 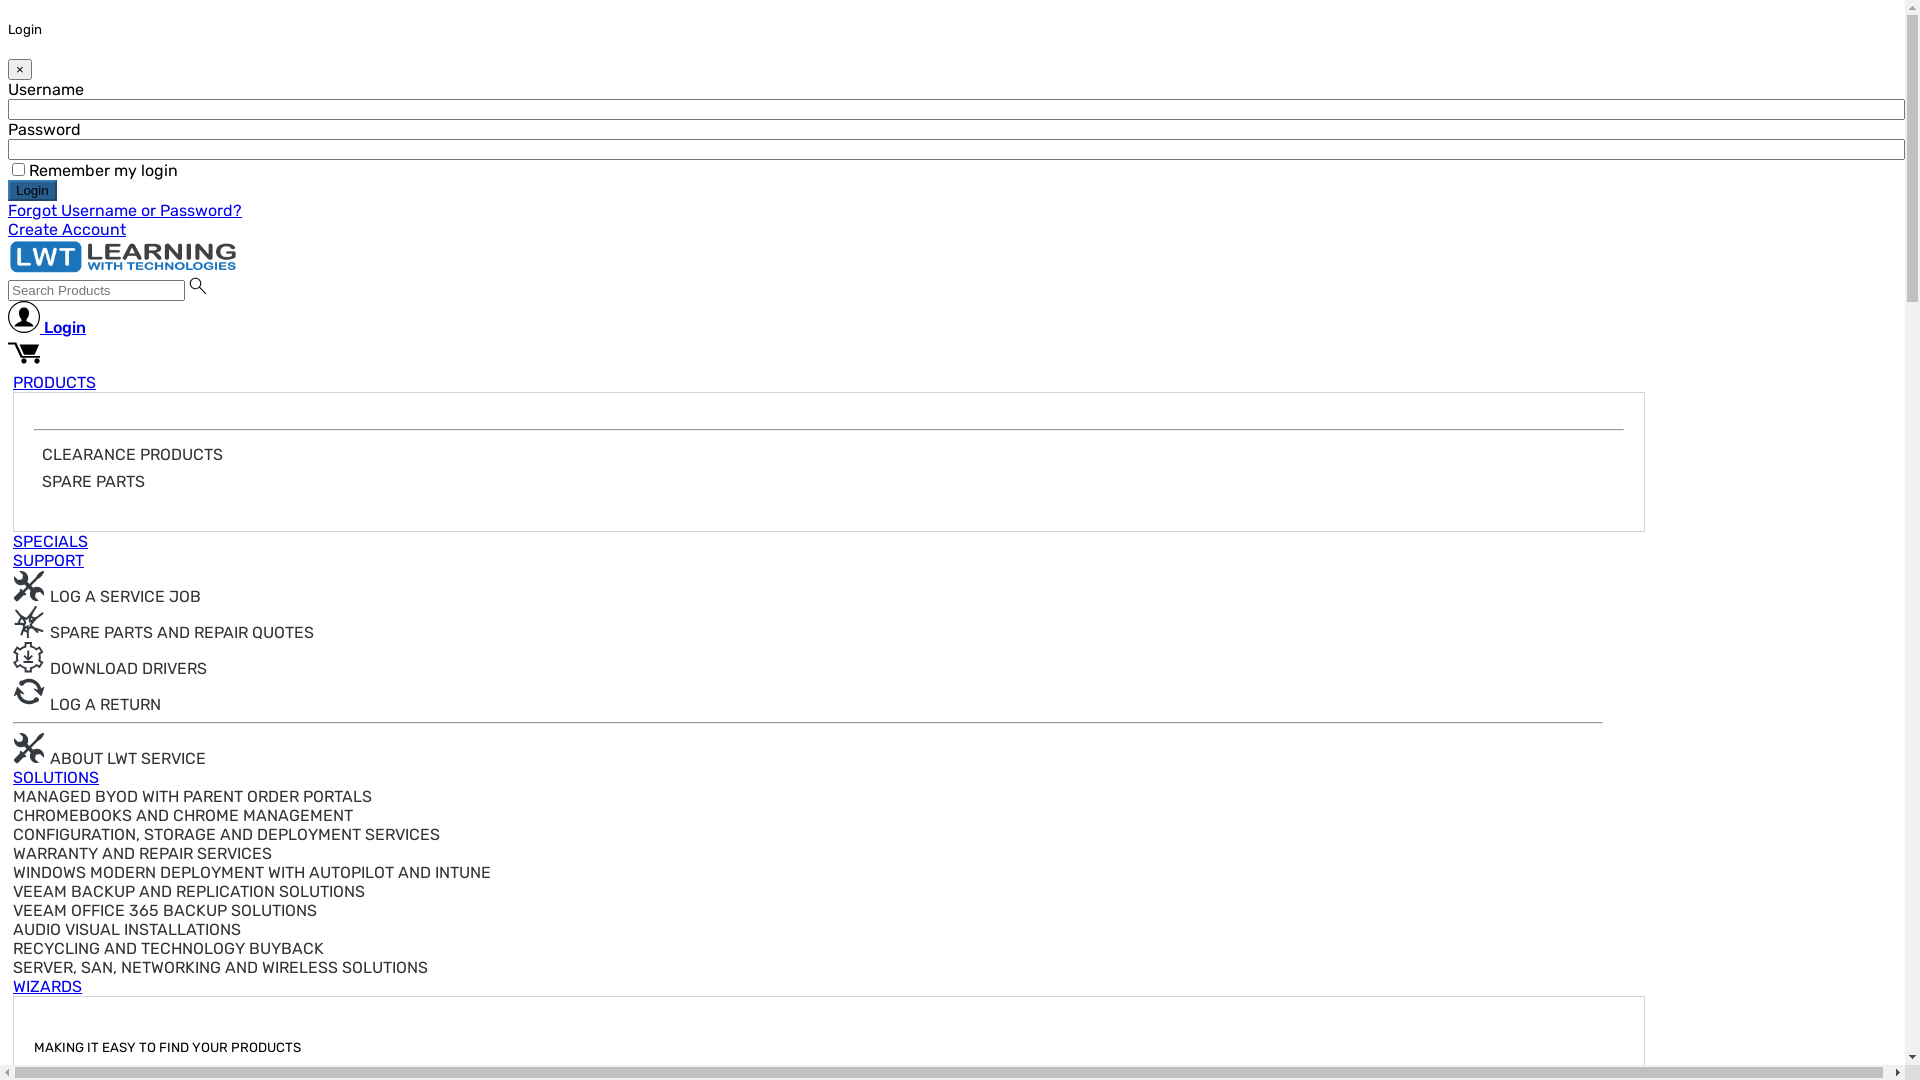 What do you see at coordinates (54, 382) in the screenshot?
I see `'PRODUCTS'` at bounding box center [54, 382].